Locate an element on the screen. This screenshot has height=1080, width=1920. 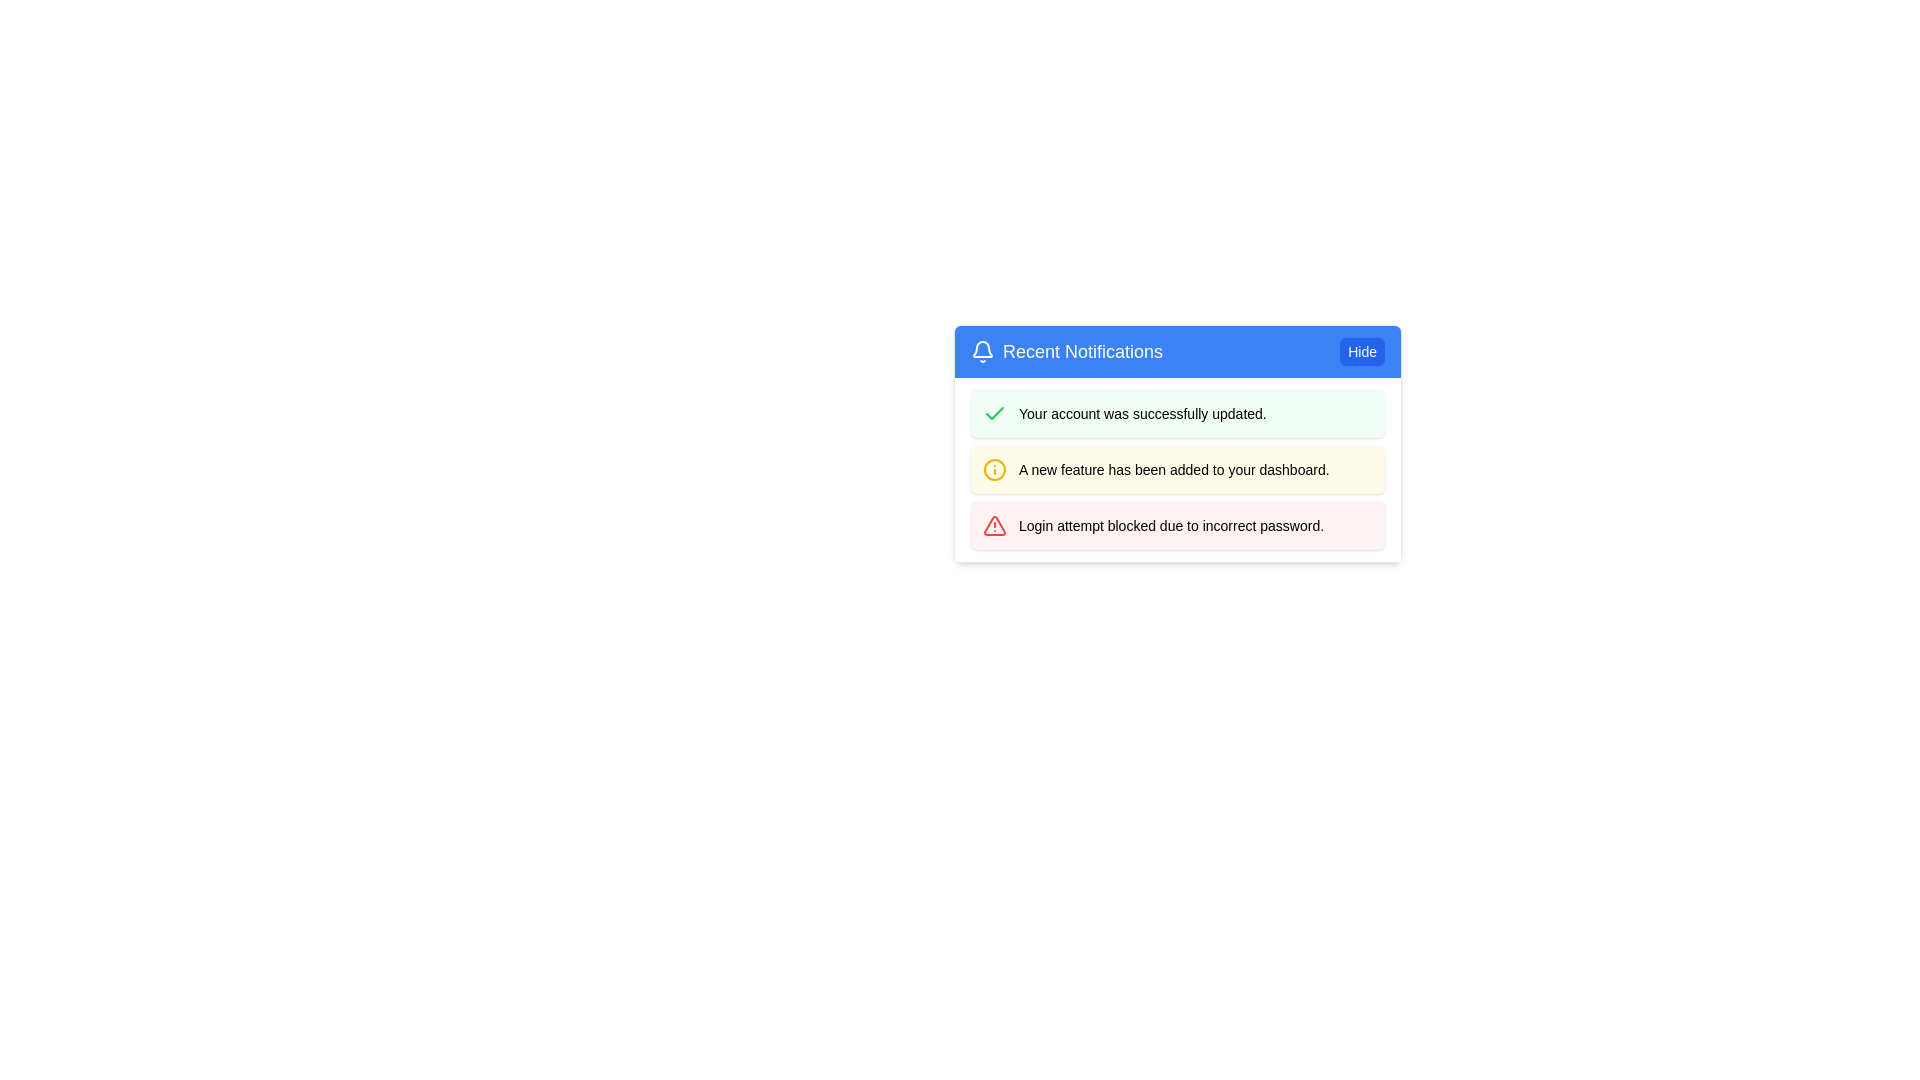
the icon representing information related to the notification message 'A new feature has been added to your dashboard.' within the second notification item under the 'Recent Notifications' header is located at coordinates (994, 470).